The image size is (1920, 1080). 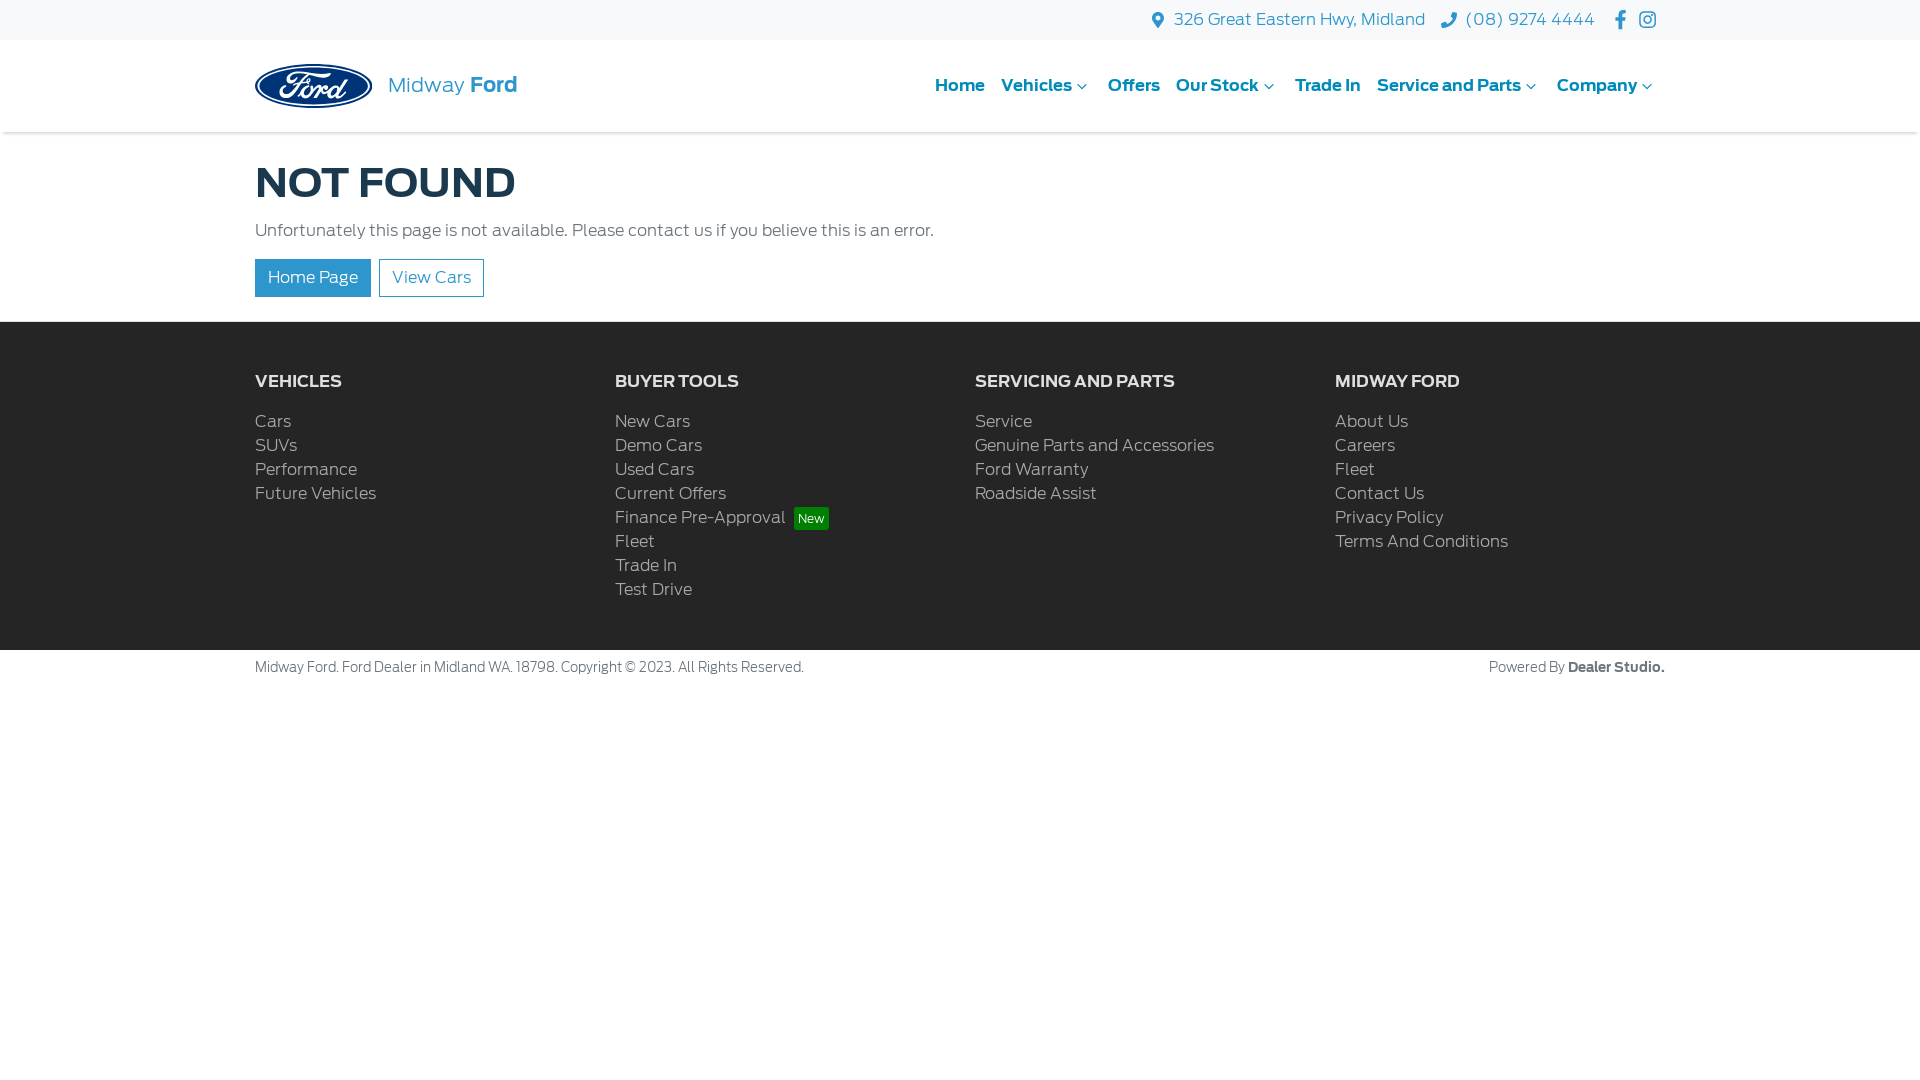 I want to click on 'Future Vehicles', so click(x=314, y=493).